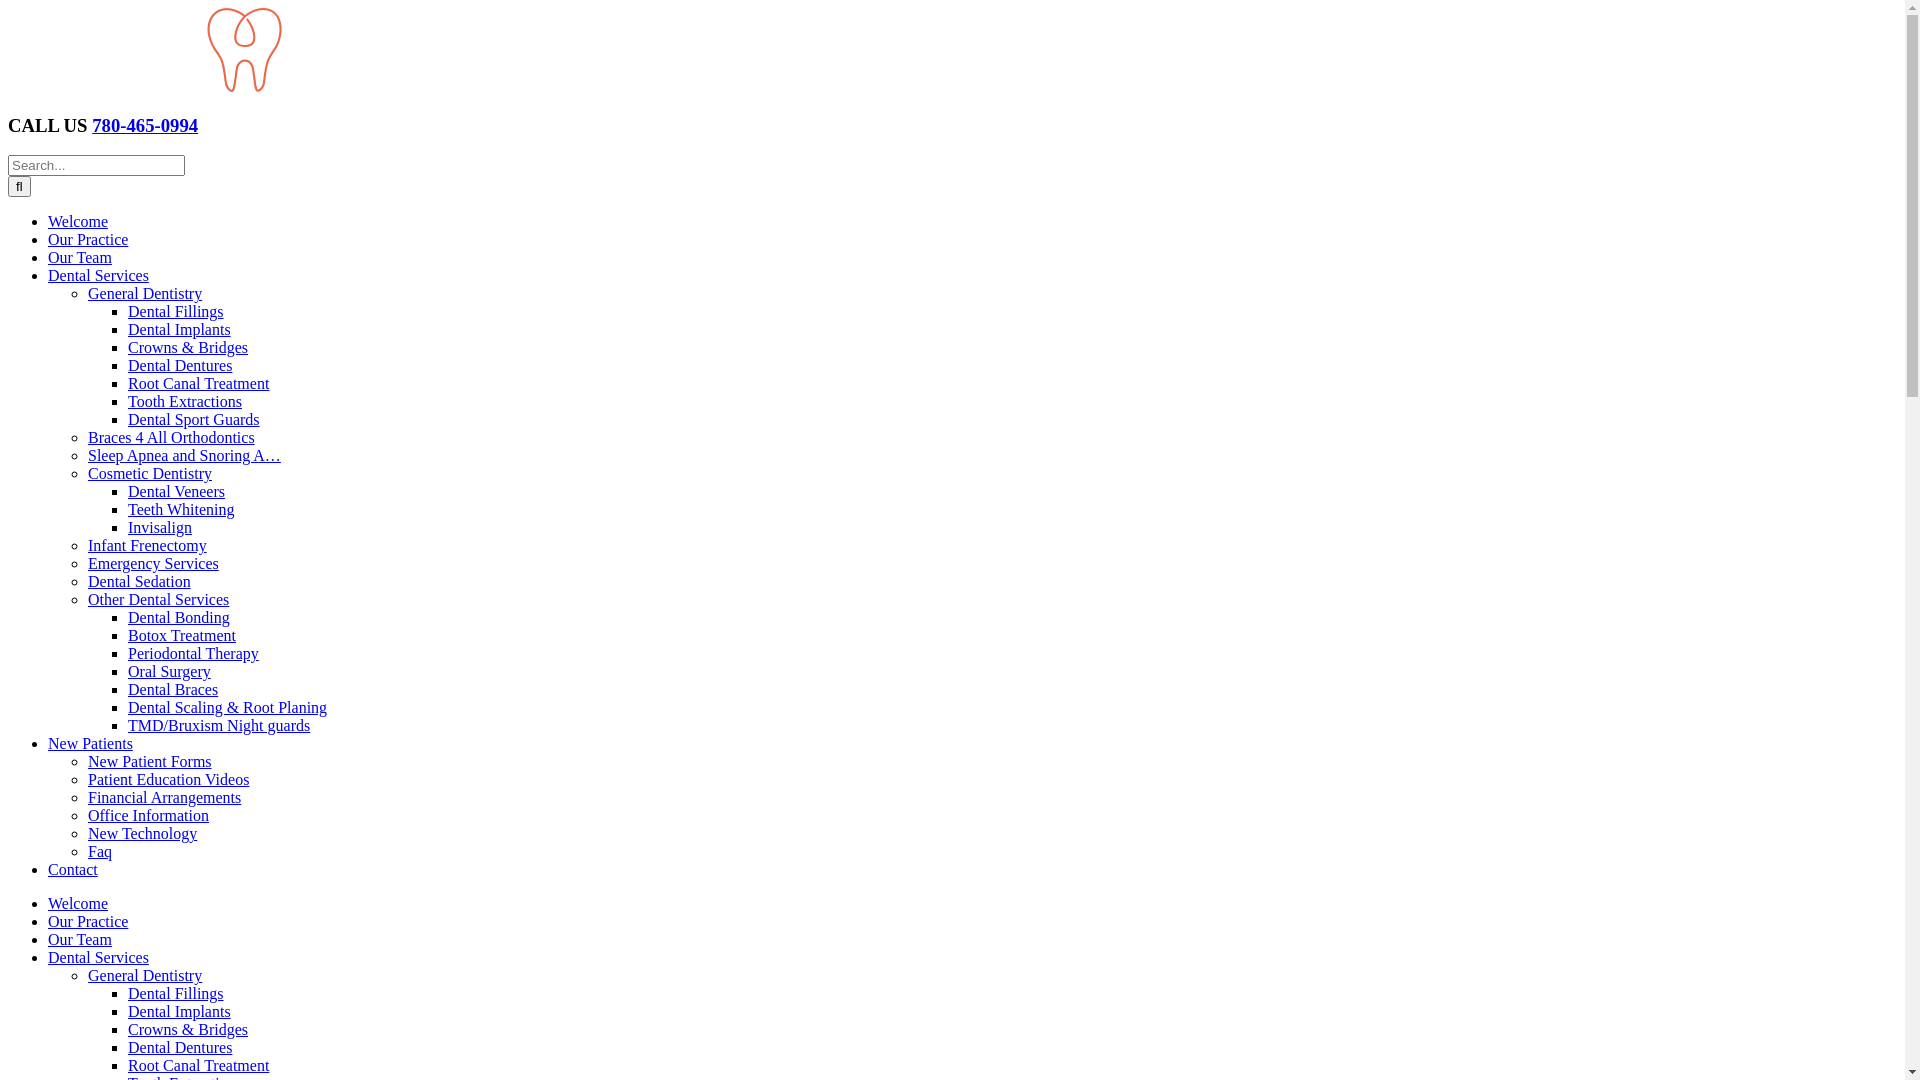 The width and height of the screenshot is (1920, 1080). Describe the element at coordinates (127, 725) in the screenshot. I see `'TMD/Bruxism Night guards'` at that location.